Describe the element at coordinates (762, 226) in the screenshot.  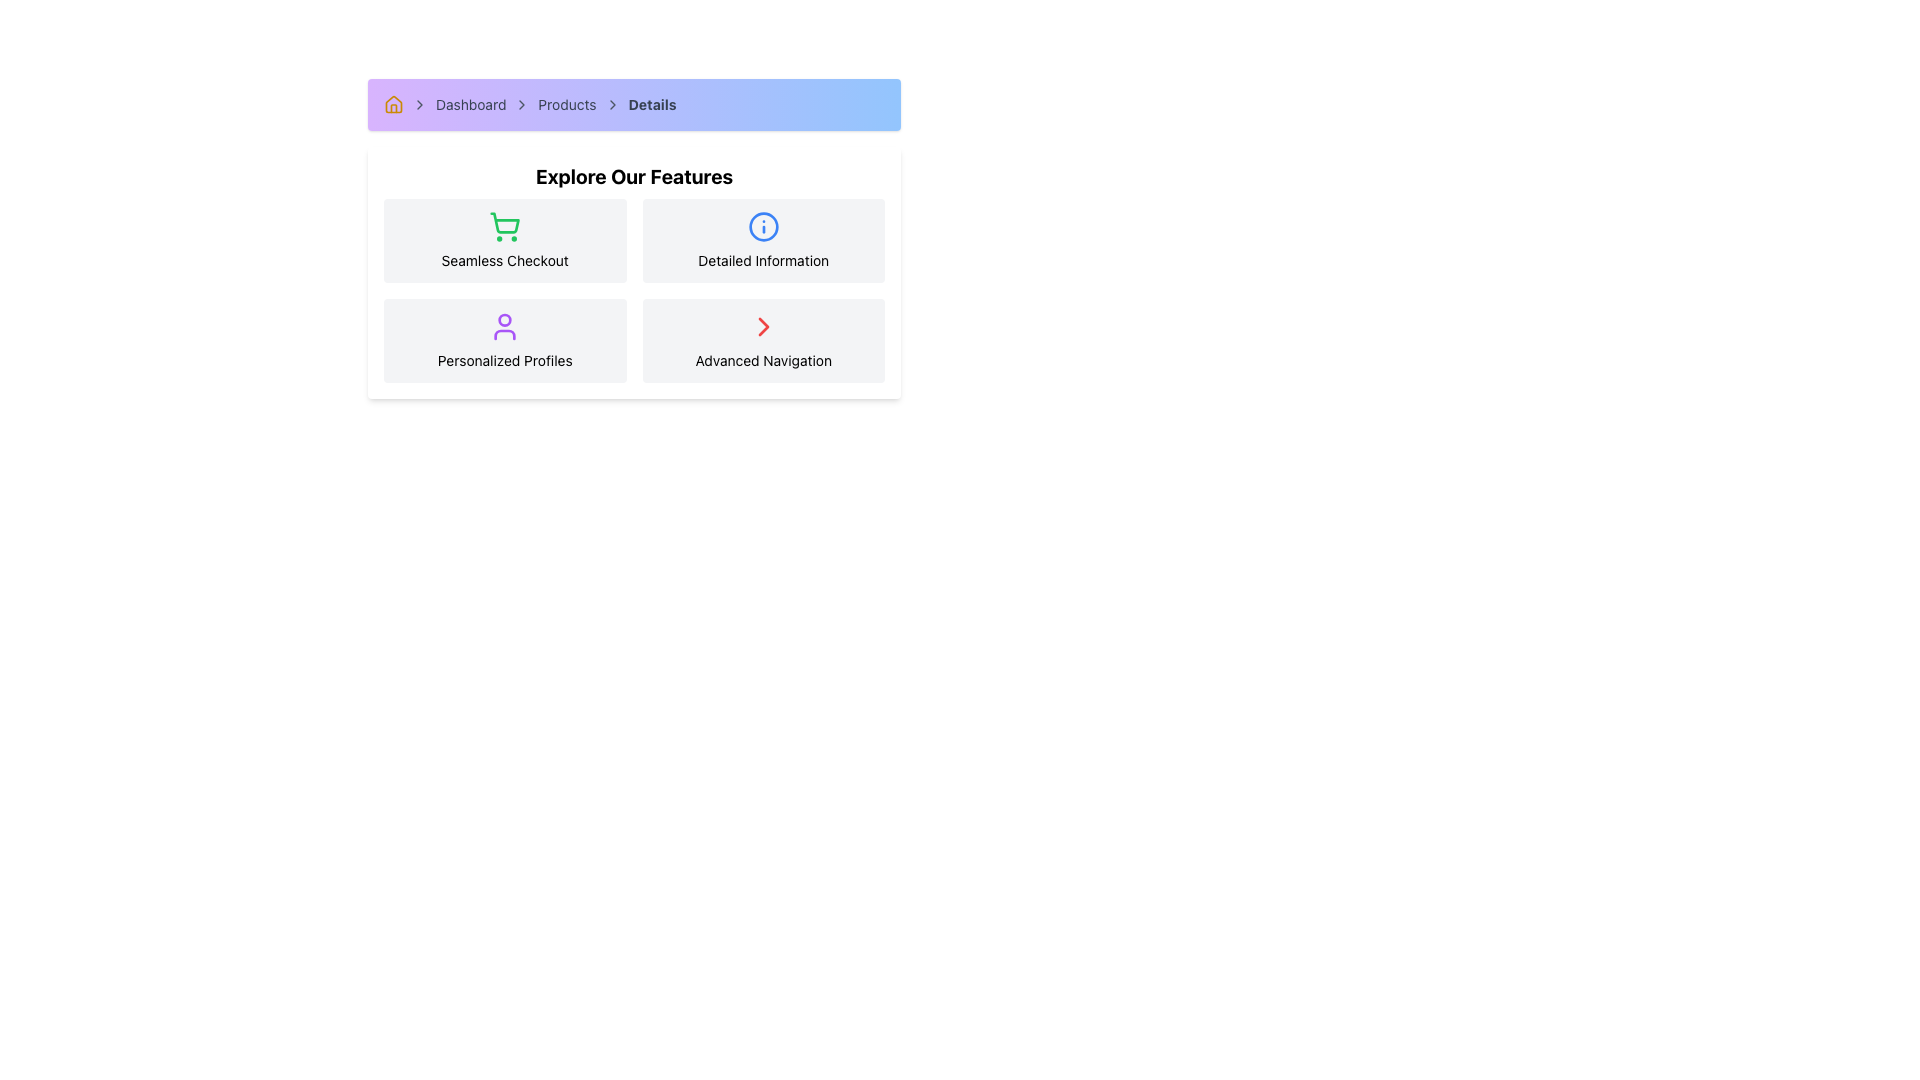
I see `the SVG circle component of the 'i' symbol in the information icon, which is part of the 'Detailed Information' feature within the 'Explore Our Features' grid layout` at that location.